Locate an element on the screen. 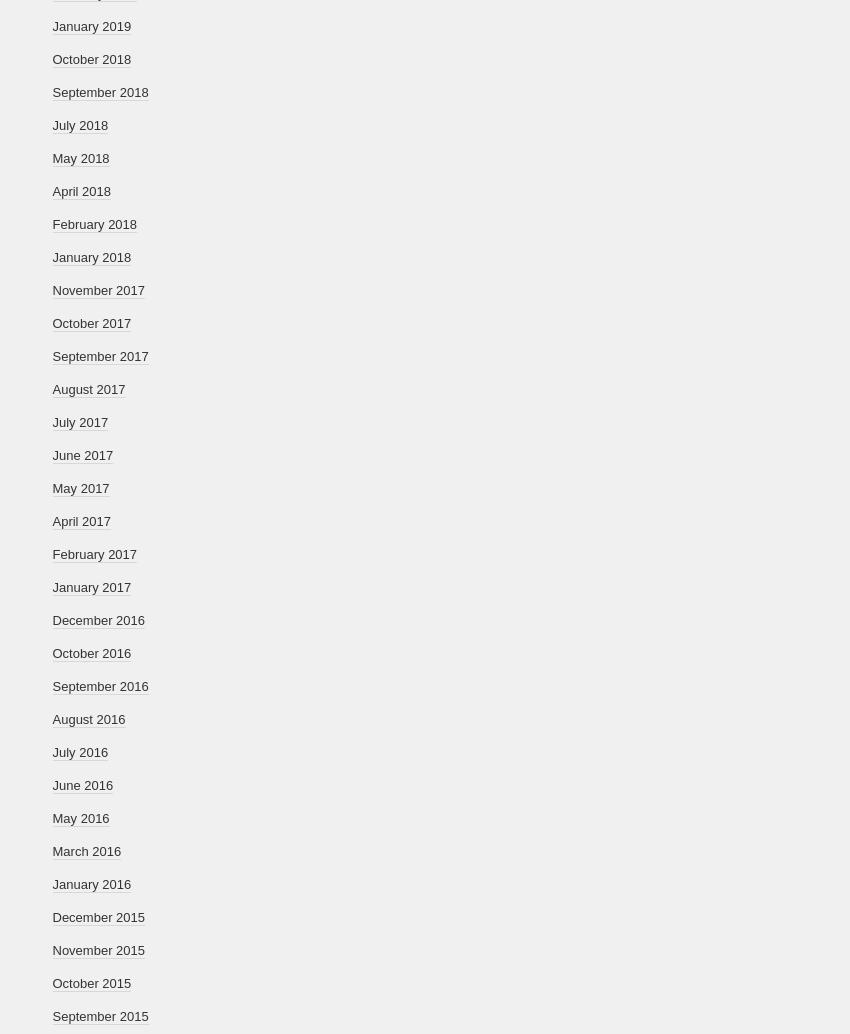 The image size is (850, 1034). 'June 2016' is located at coordinates (82, 784).